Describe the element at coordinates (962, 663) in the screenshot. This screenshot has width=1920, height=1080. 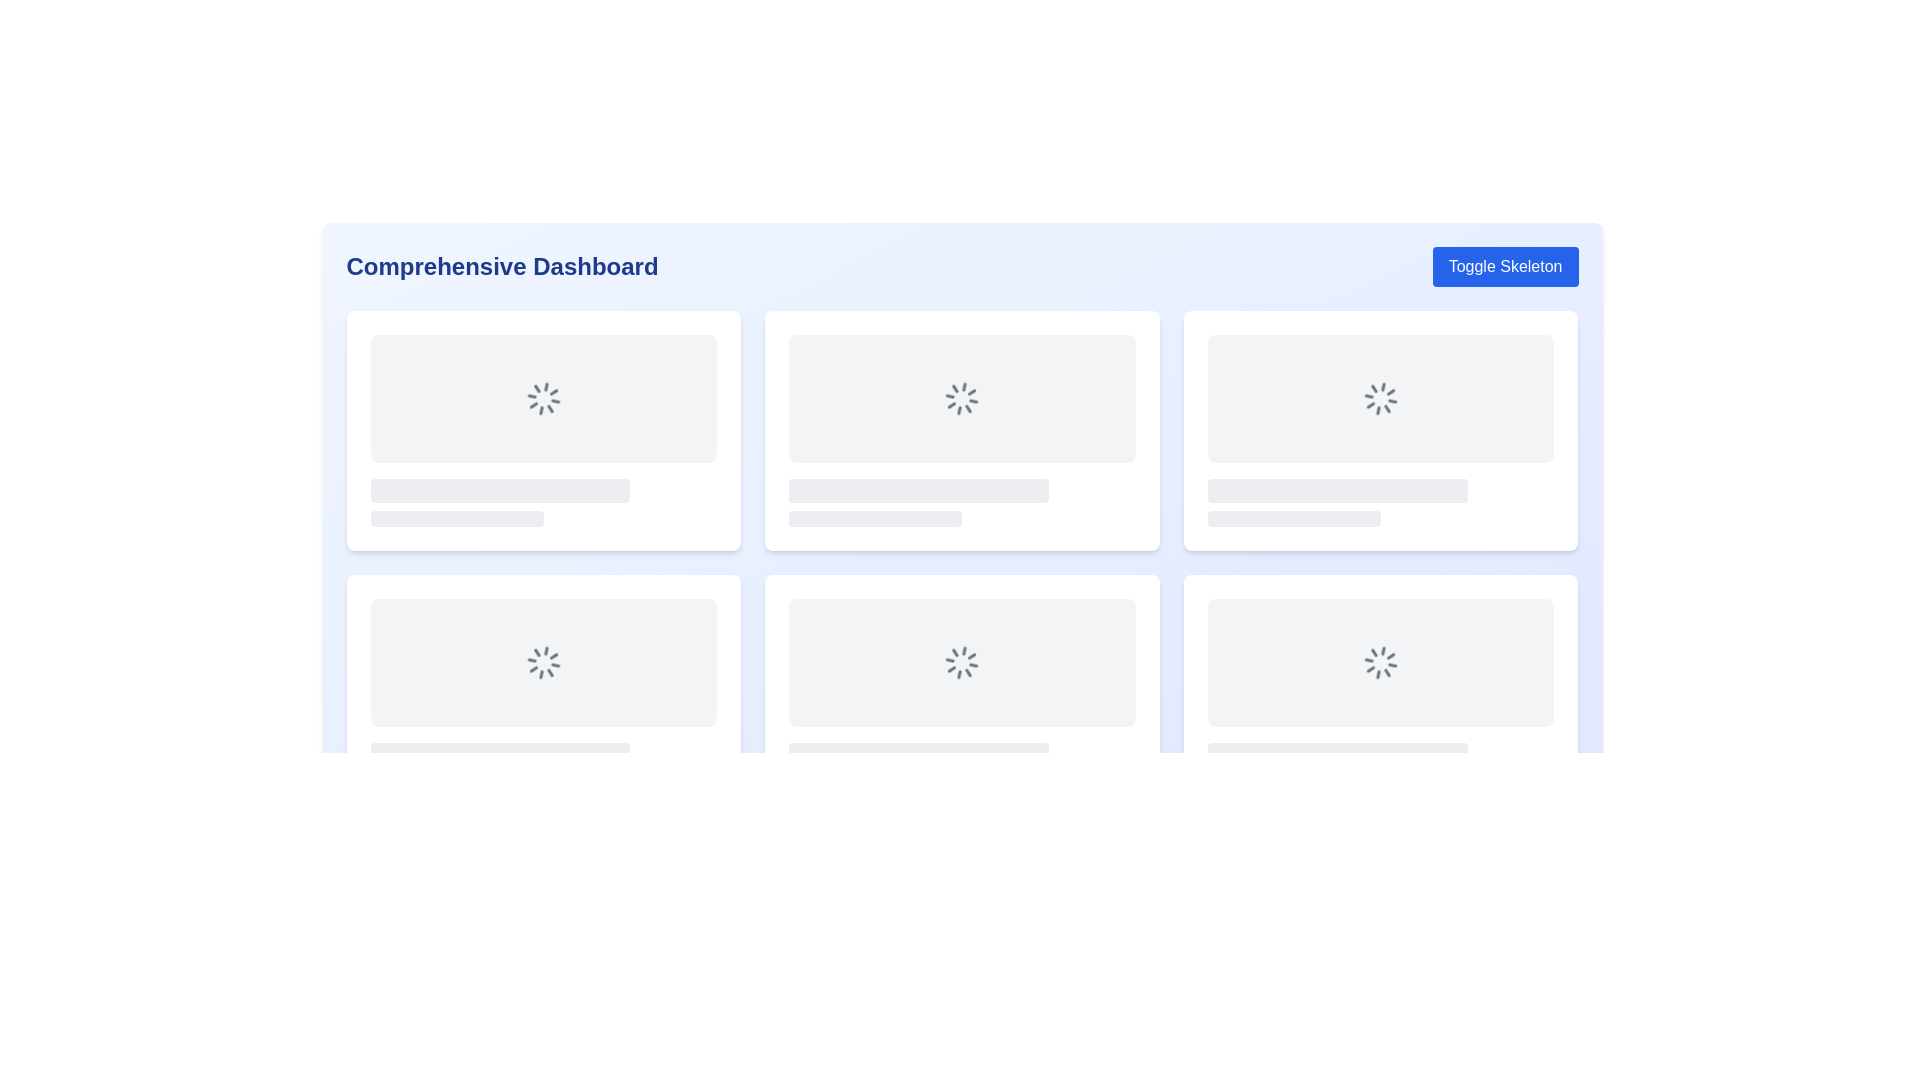
I see `the Loader or Spinner Icon located in the bottom row, middle column of the grid layout, which indicates that a process is currently loading or pending` at that location.